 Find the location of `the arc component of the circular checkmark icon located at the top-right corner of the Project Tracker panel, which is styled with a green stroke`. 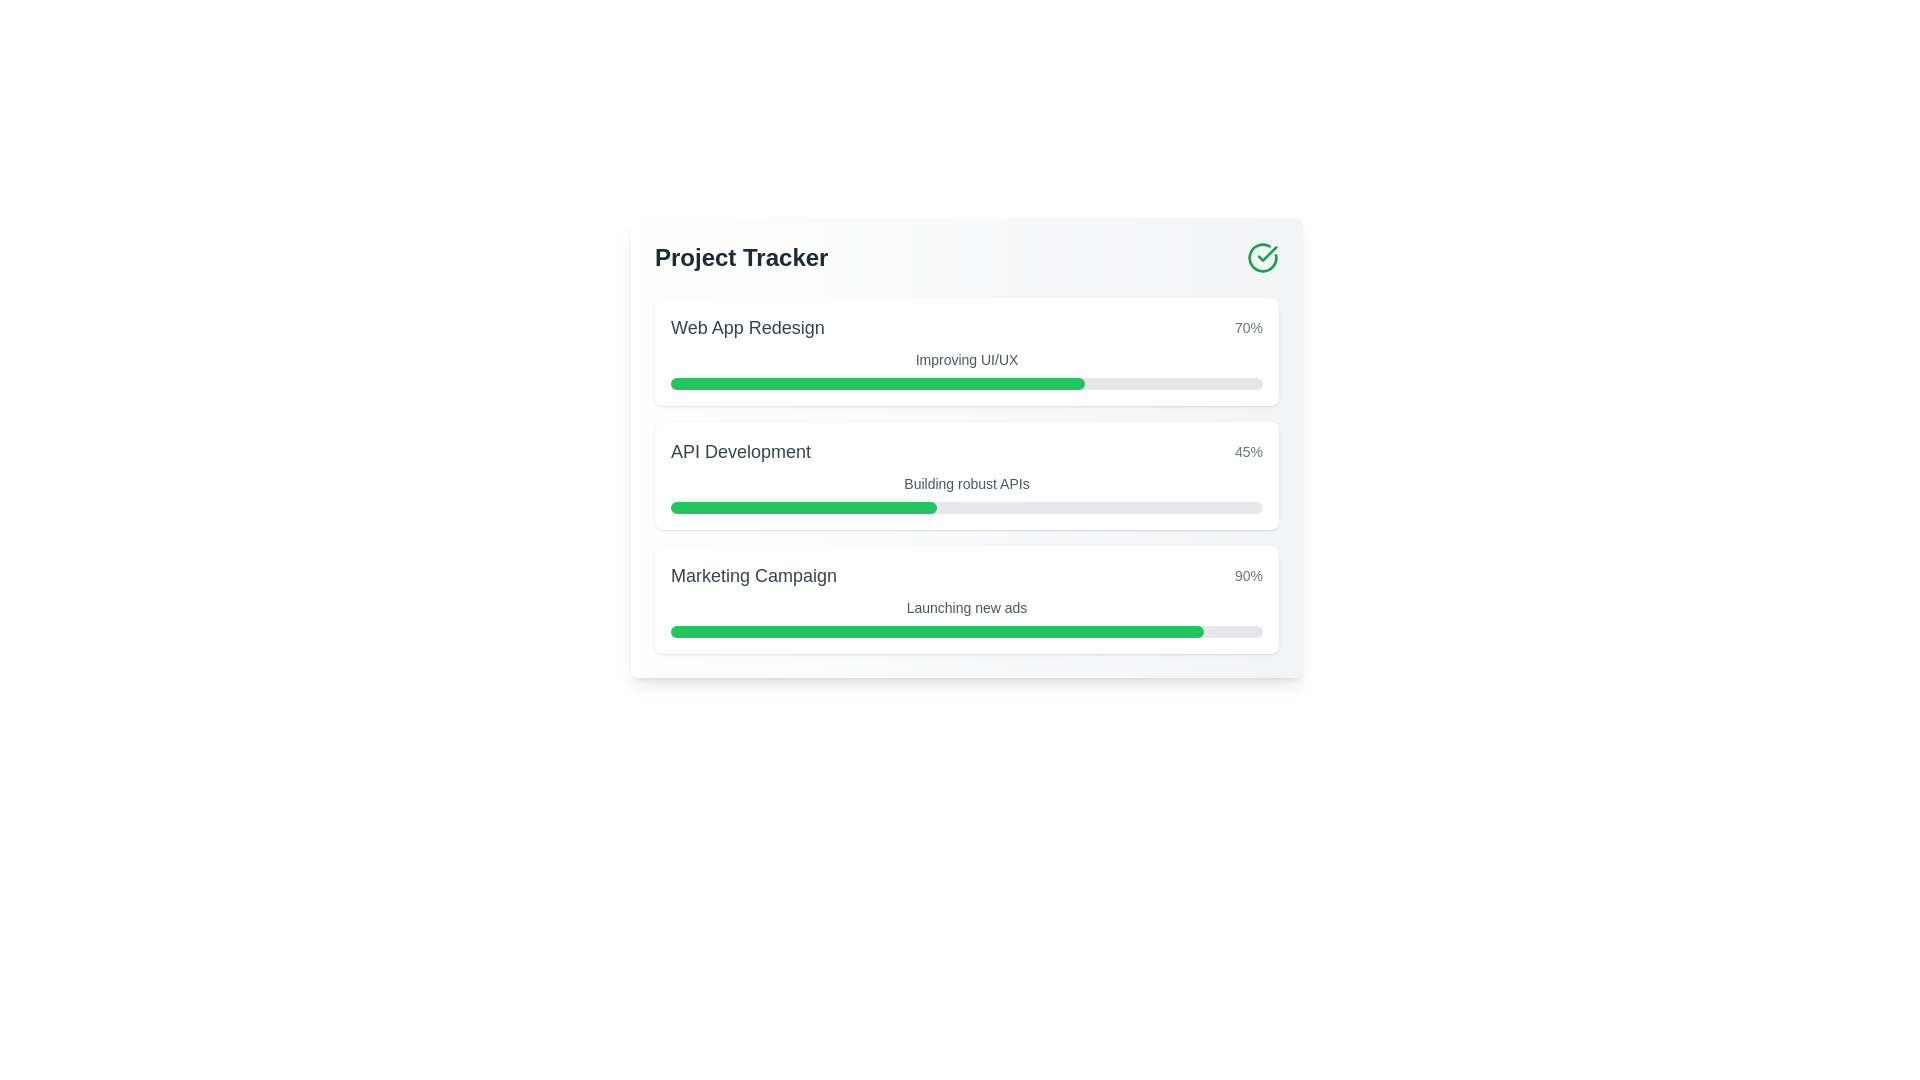

the arc component of the circular checkmark icon located at the top-right corner of the Project Tracker panel, which is styled with a green stroke is located at coordinates (1261, 257).